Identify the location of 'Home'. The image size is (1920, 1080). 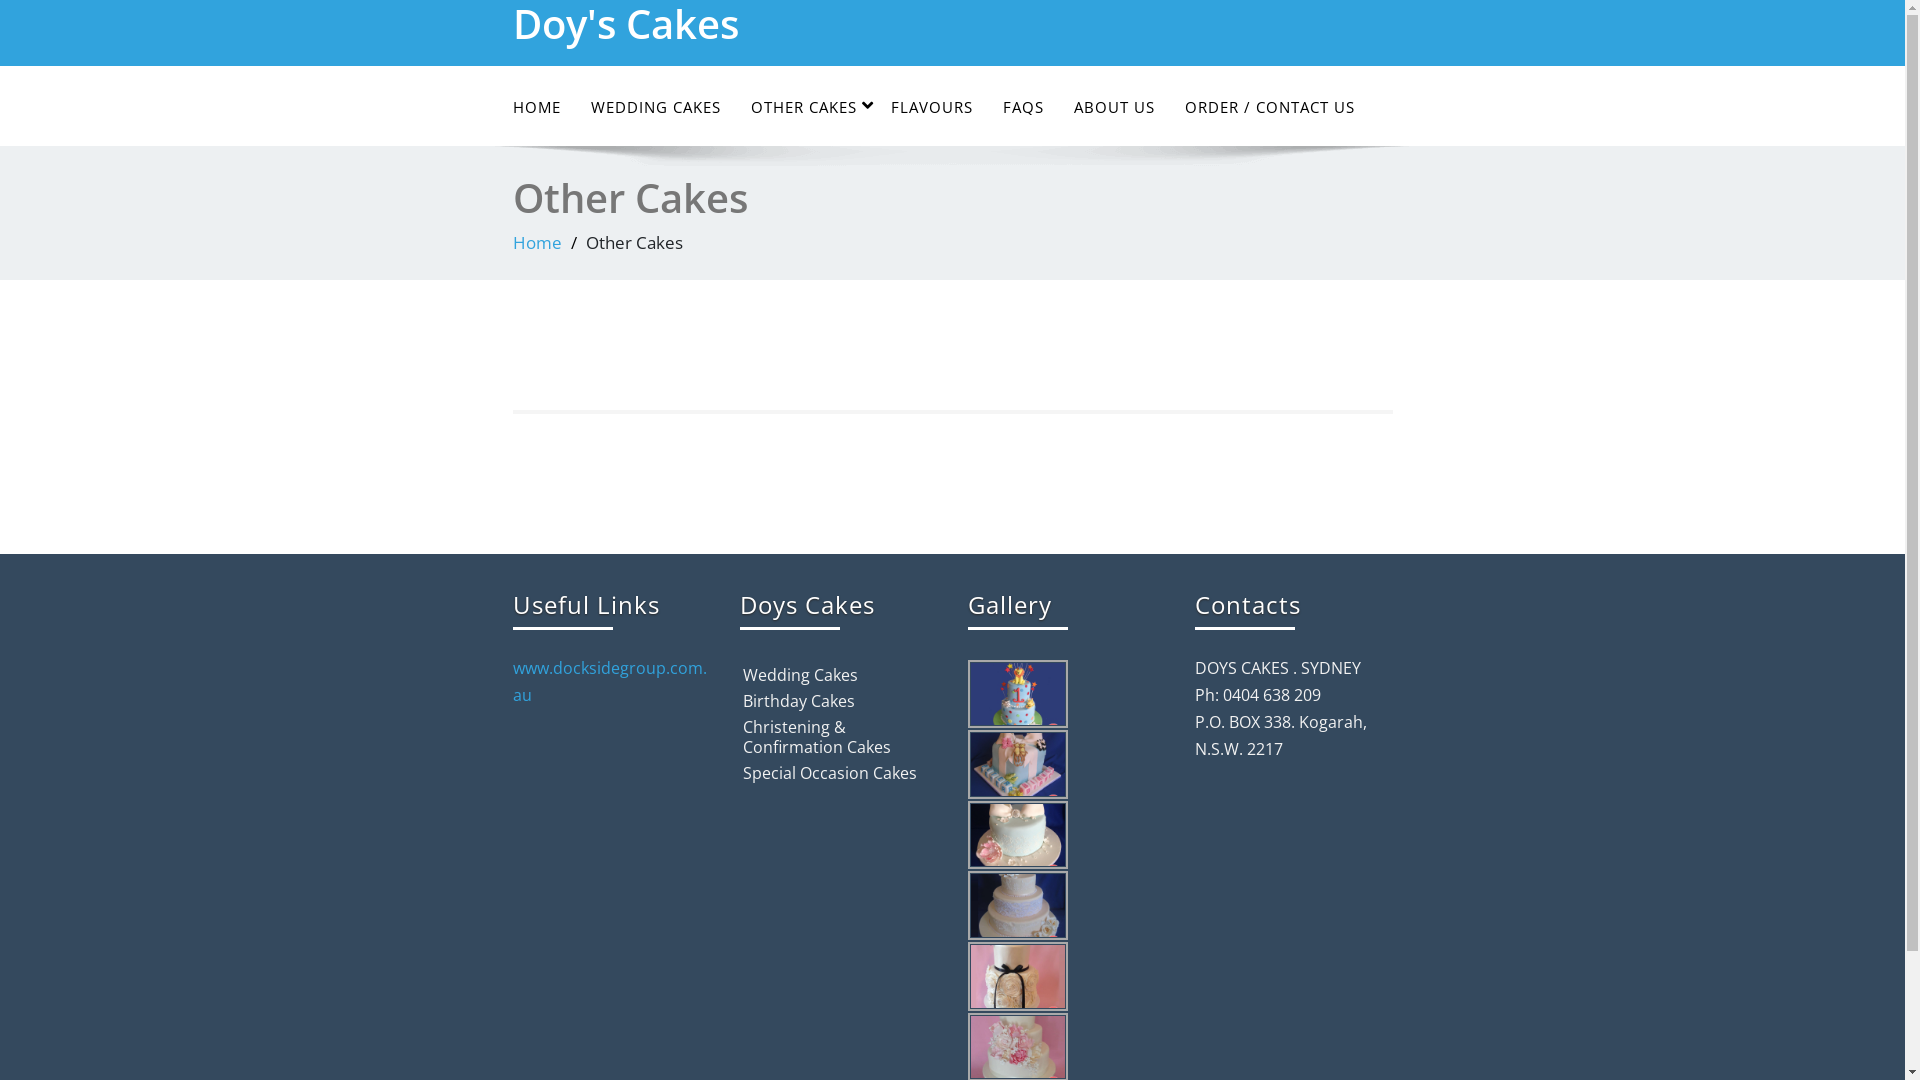
(536, 241).